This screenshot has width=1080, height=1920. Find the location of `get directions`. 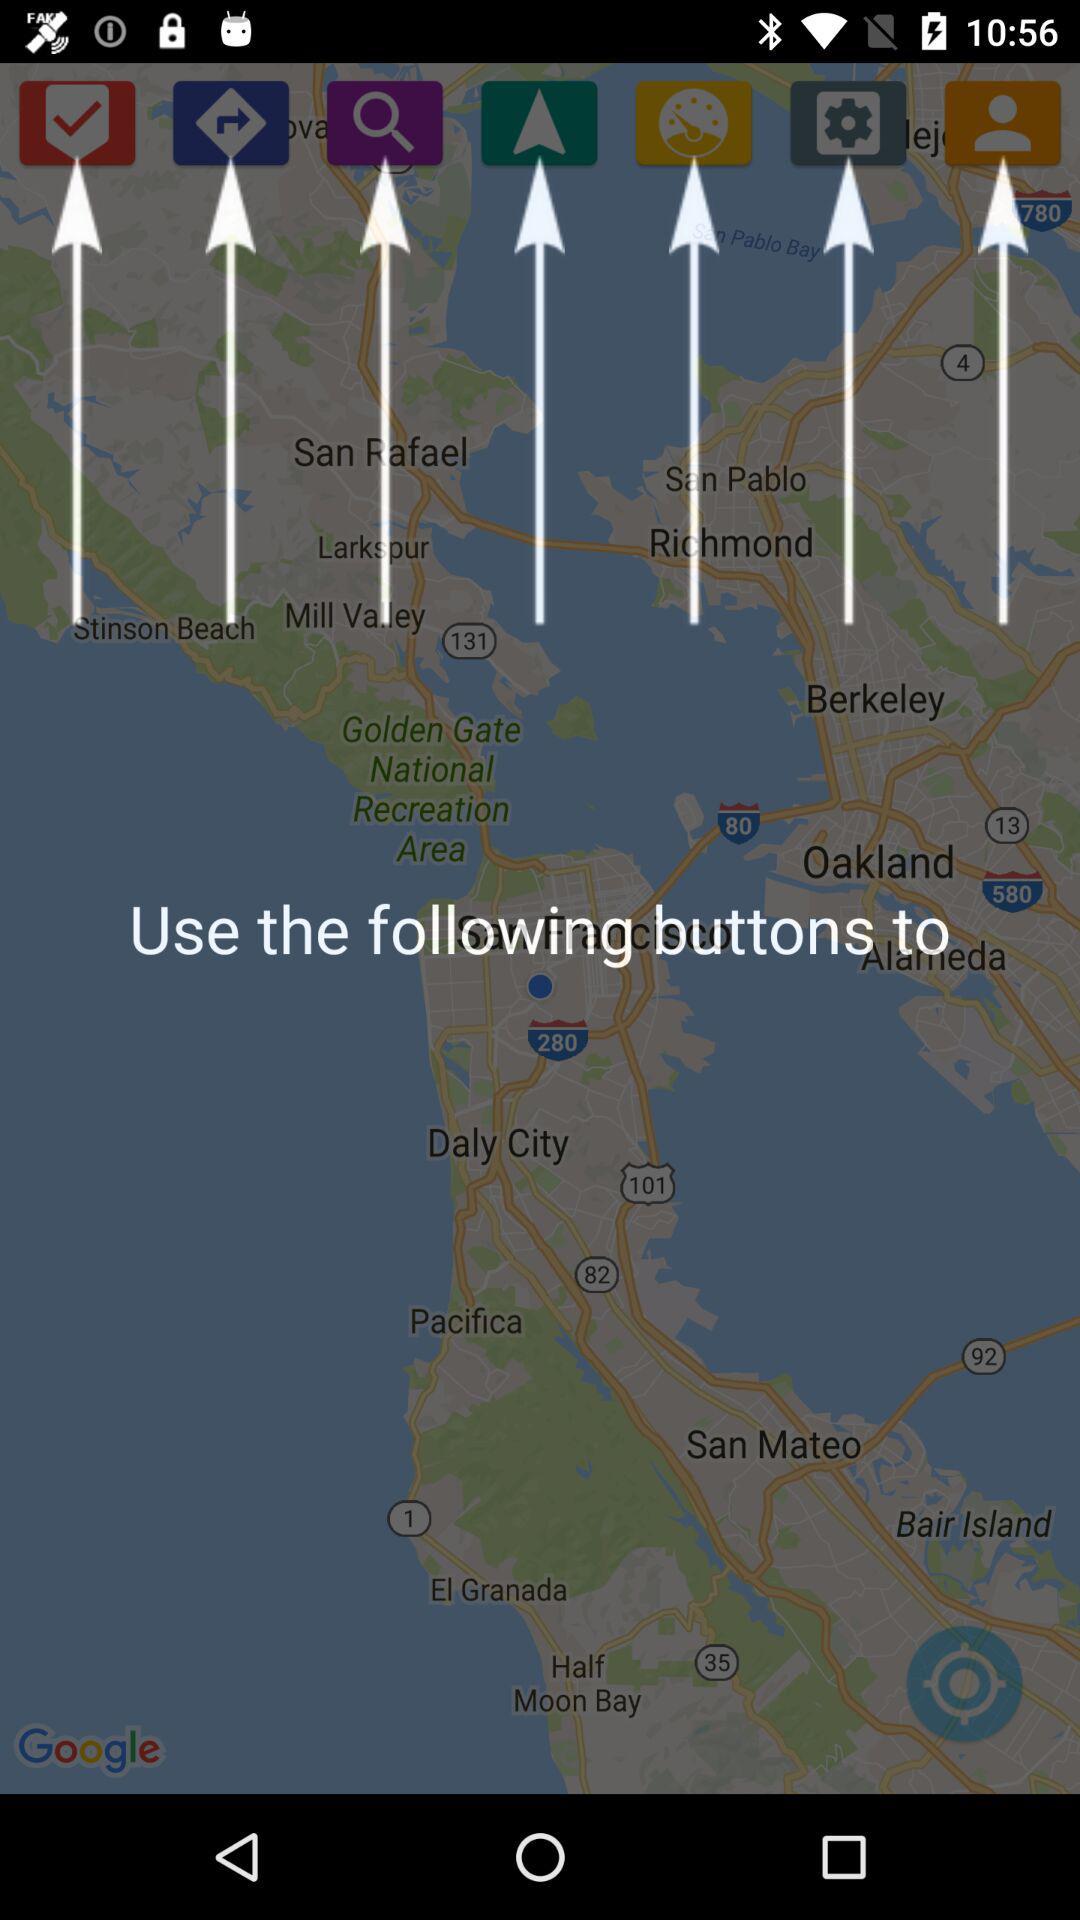

get directions is located at coordinates (229, 121).